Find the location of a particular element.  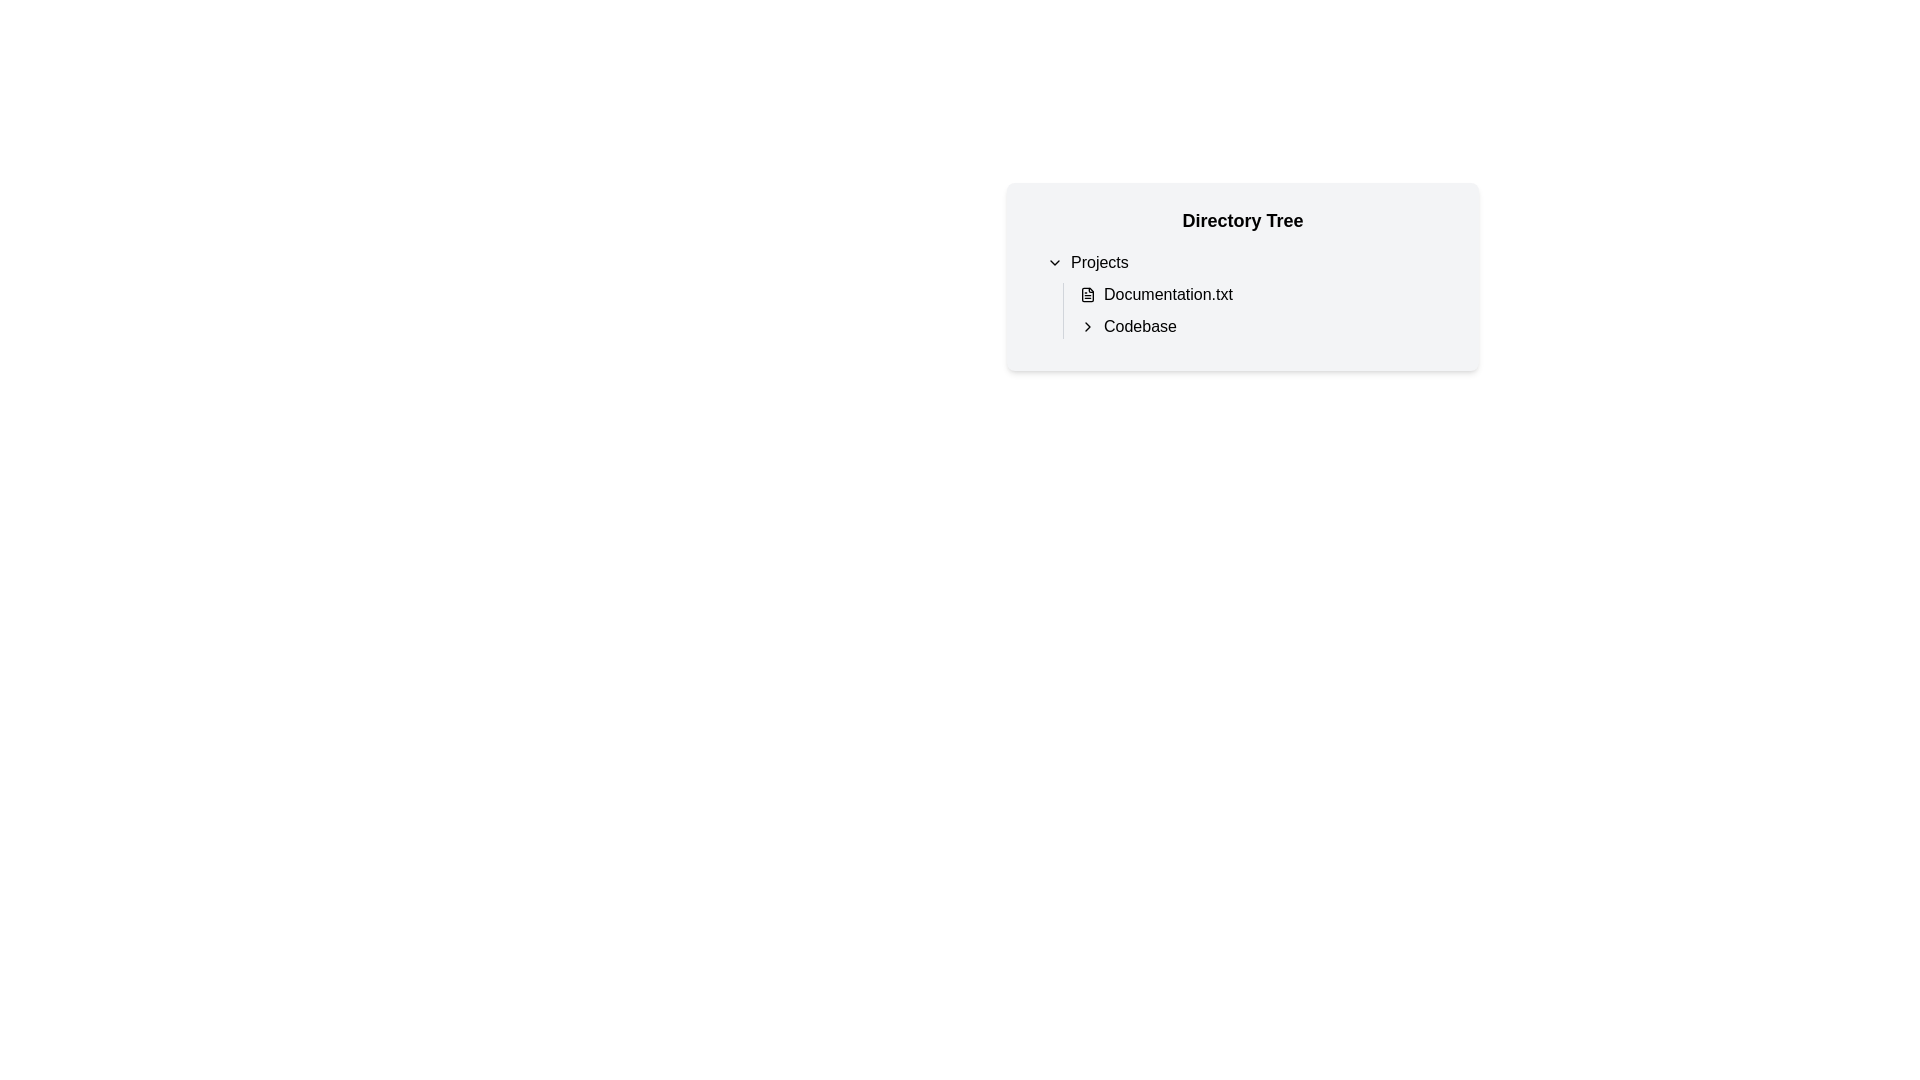

the graphical icon resembling a text file, which is positioned to the left of the text label 'Documentation.txt' in the directory tree under 'Projects' is located at coordinates (1087, 294).